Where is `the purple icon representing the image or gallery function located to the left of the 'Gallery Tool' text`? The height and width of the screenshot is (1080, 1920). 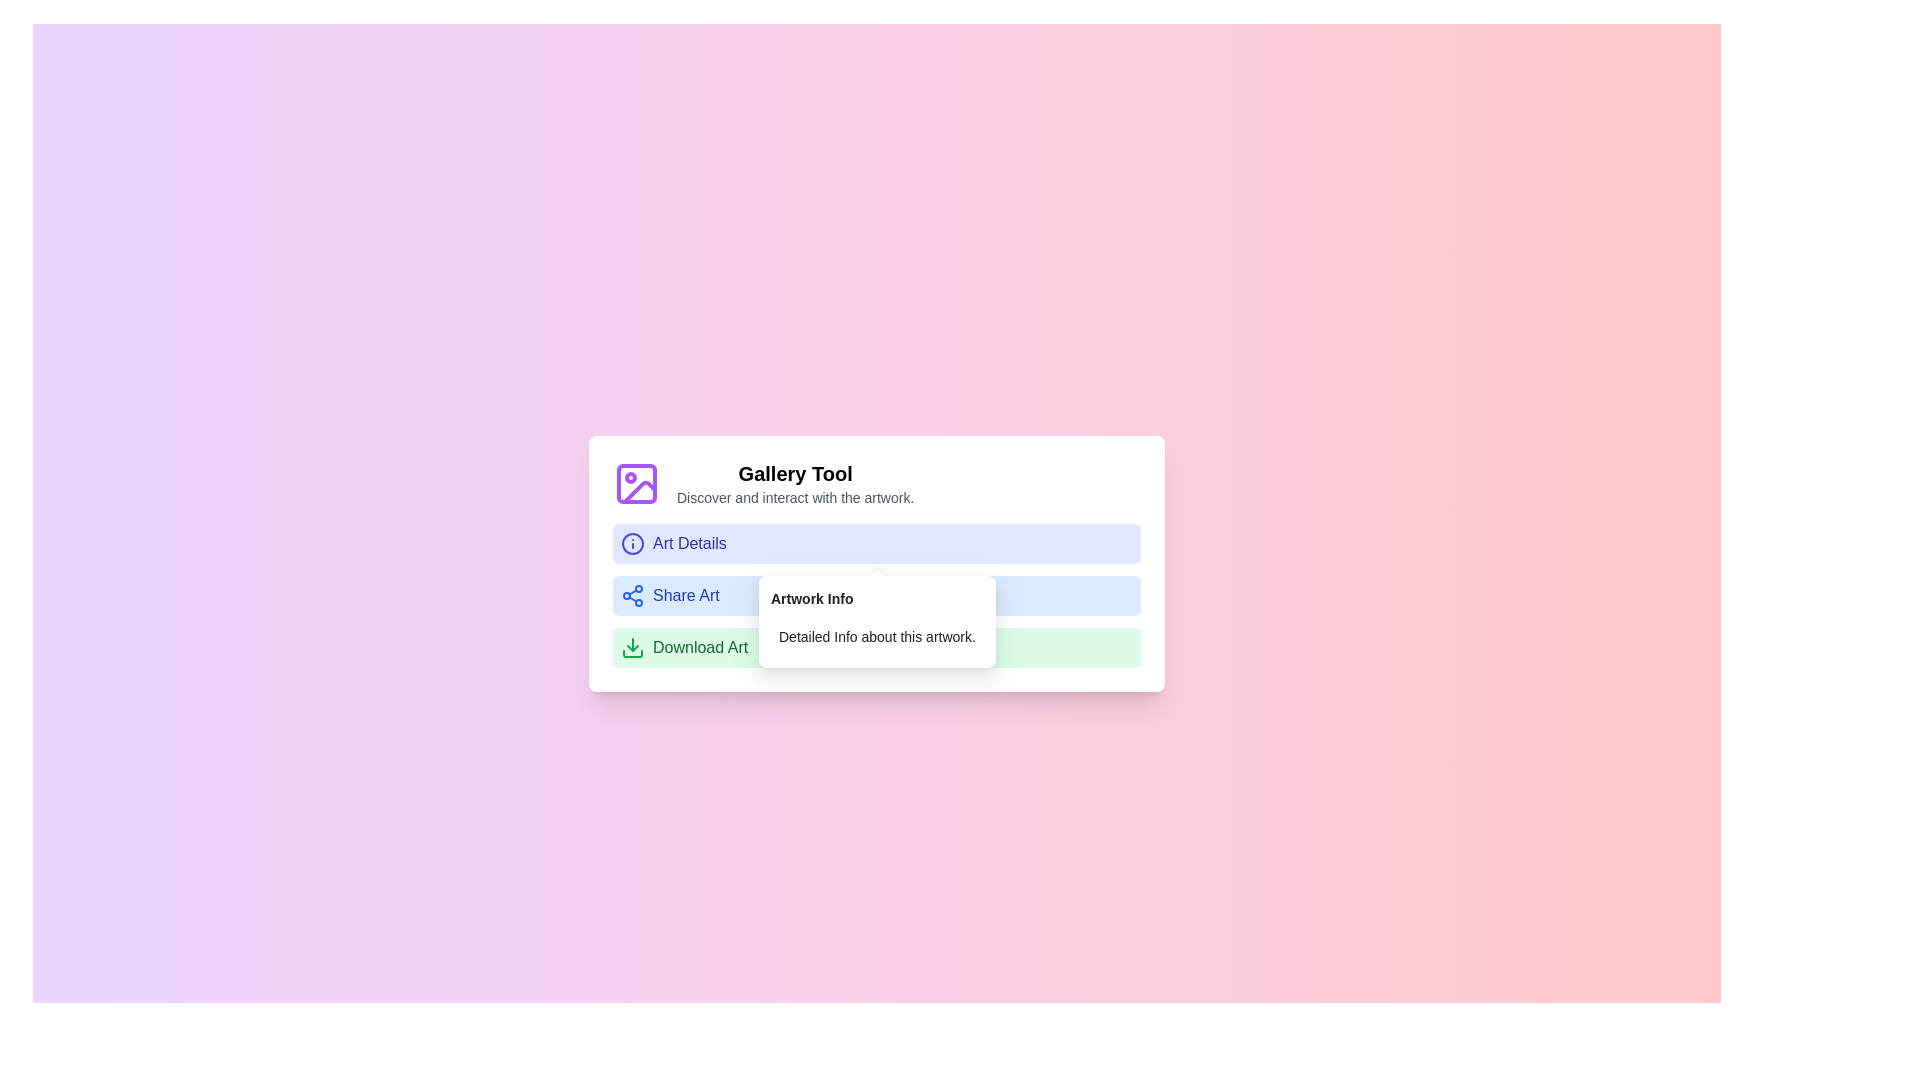 the purple icon representing the image or gallery function located to the left of the 'Gallery Tool' text is located at coordinates (636, 483).